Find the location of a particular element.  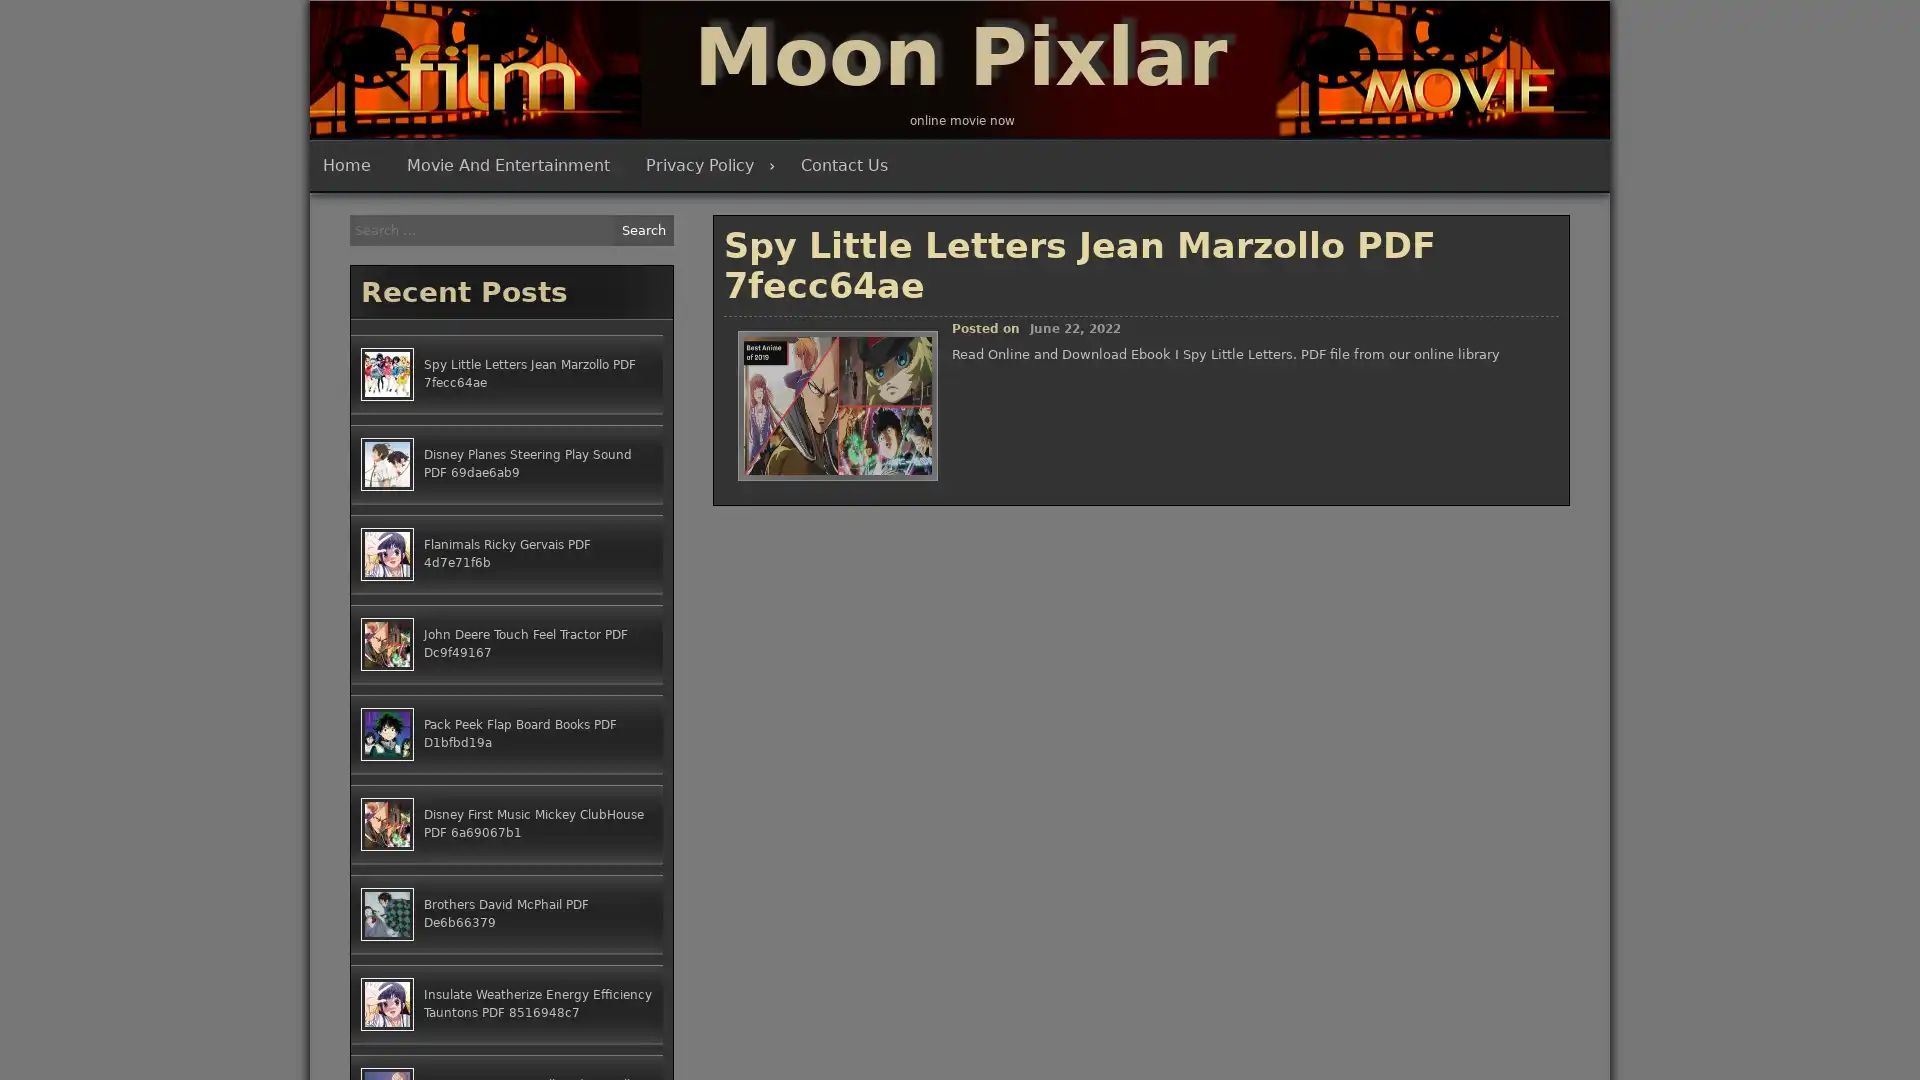

Search is located at coordinates (643, 229).